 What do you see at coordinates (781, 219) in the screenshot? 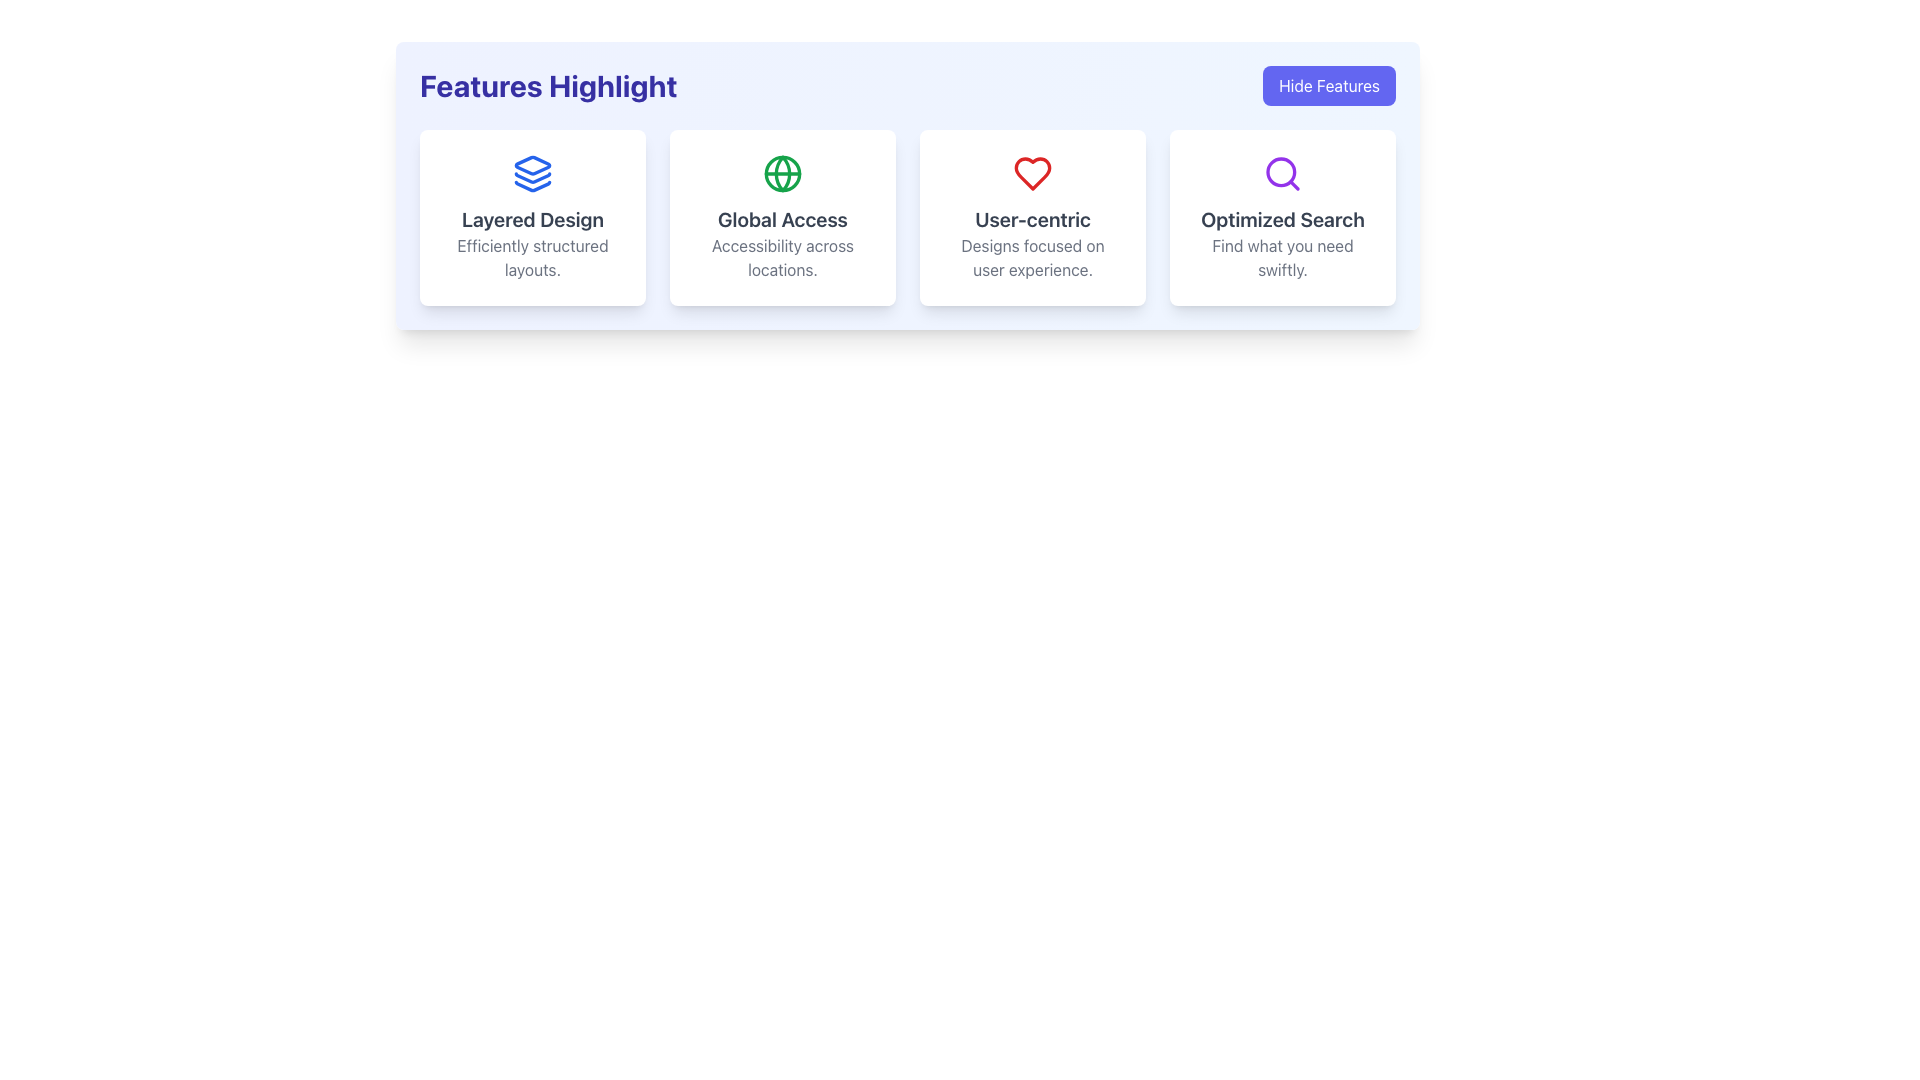
I see `the title text indicating global accessibility features, located below the globe icon and above the descriptive text in the second card of the 'Features Highlight'` at bounding box center [781, 219].